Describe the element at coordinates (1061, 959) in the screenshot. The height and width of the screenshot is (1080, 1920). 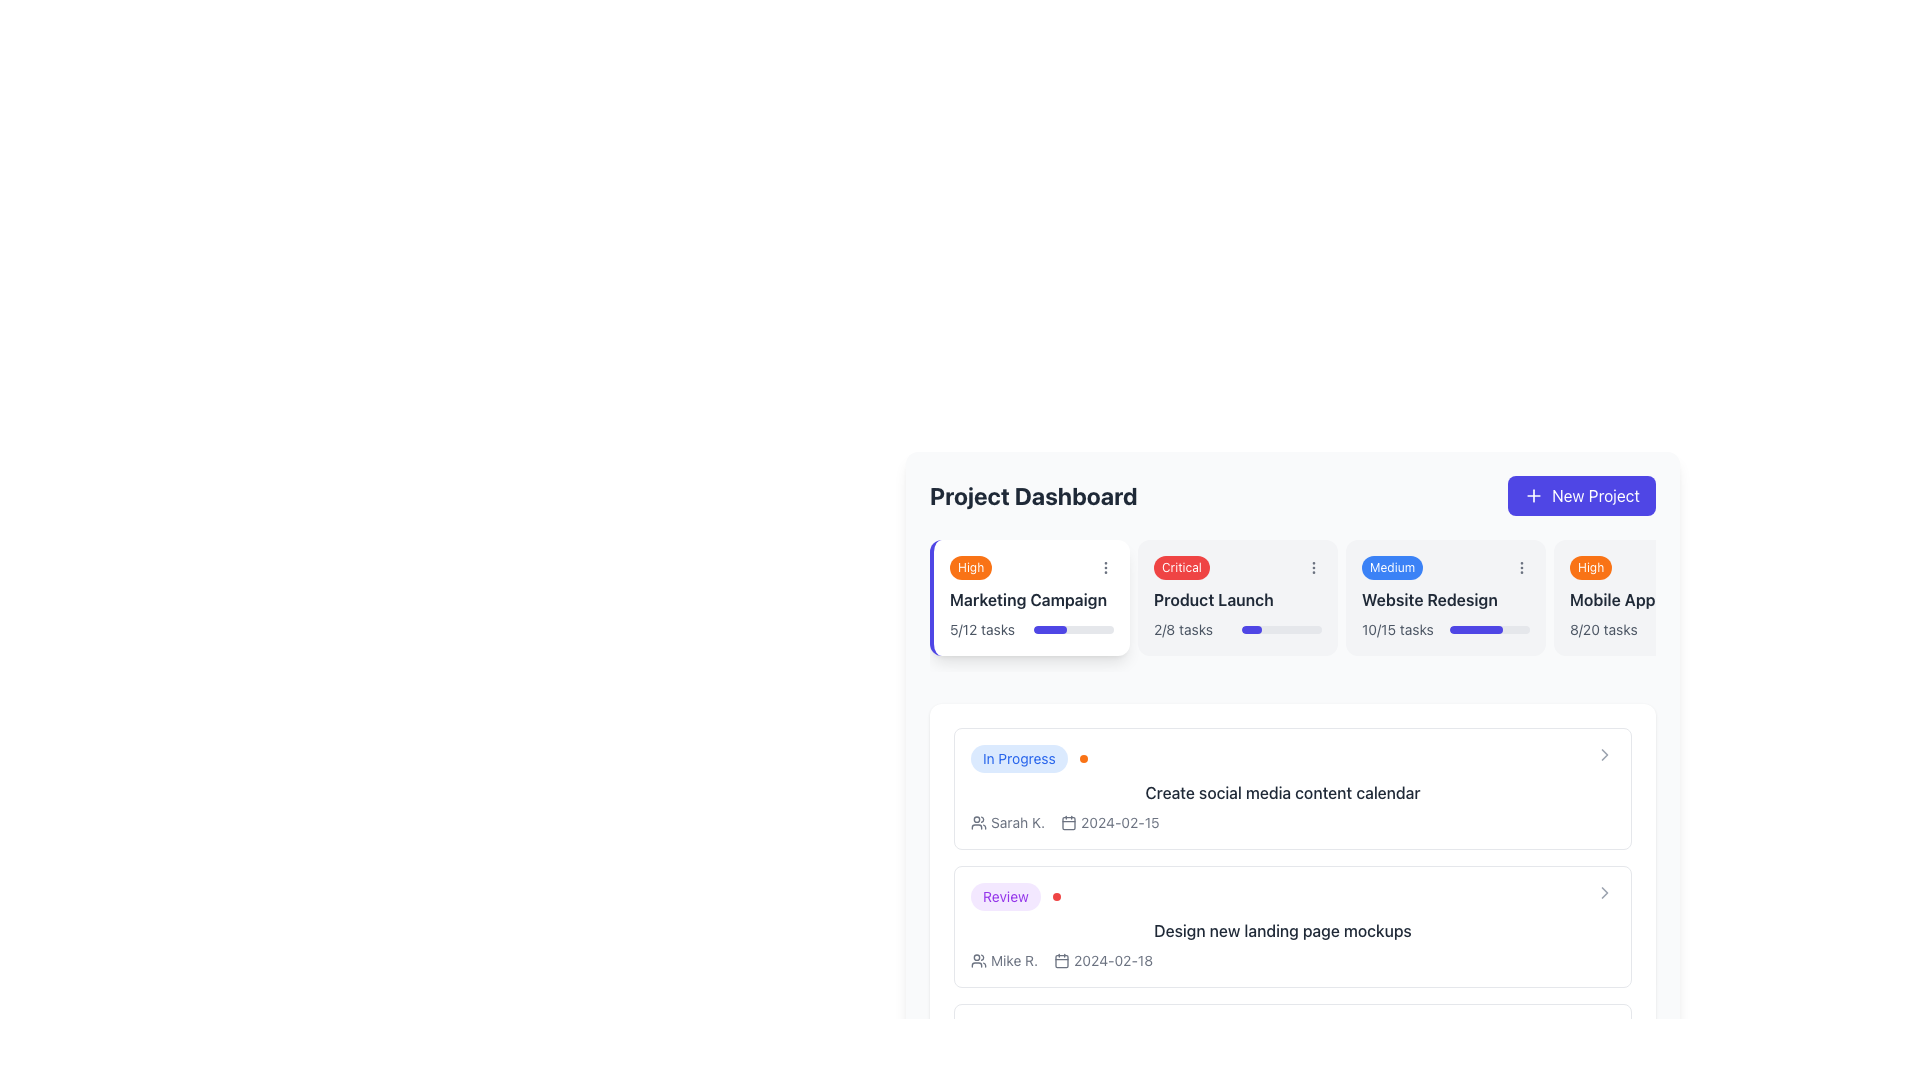
I see `the calendar icon located to the left of the text '2024-02-18', which serves as a visual cue for date-related information` at that location.